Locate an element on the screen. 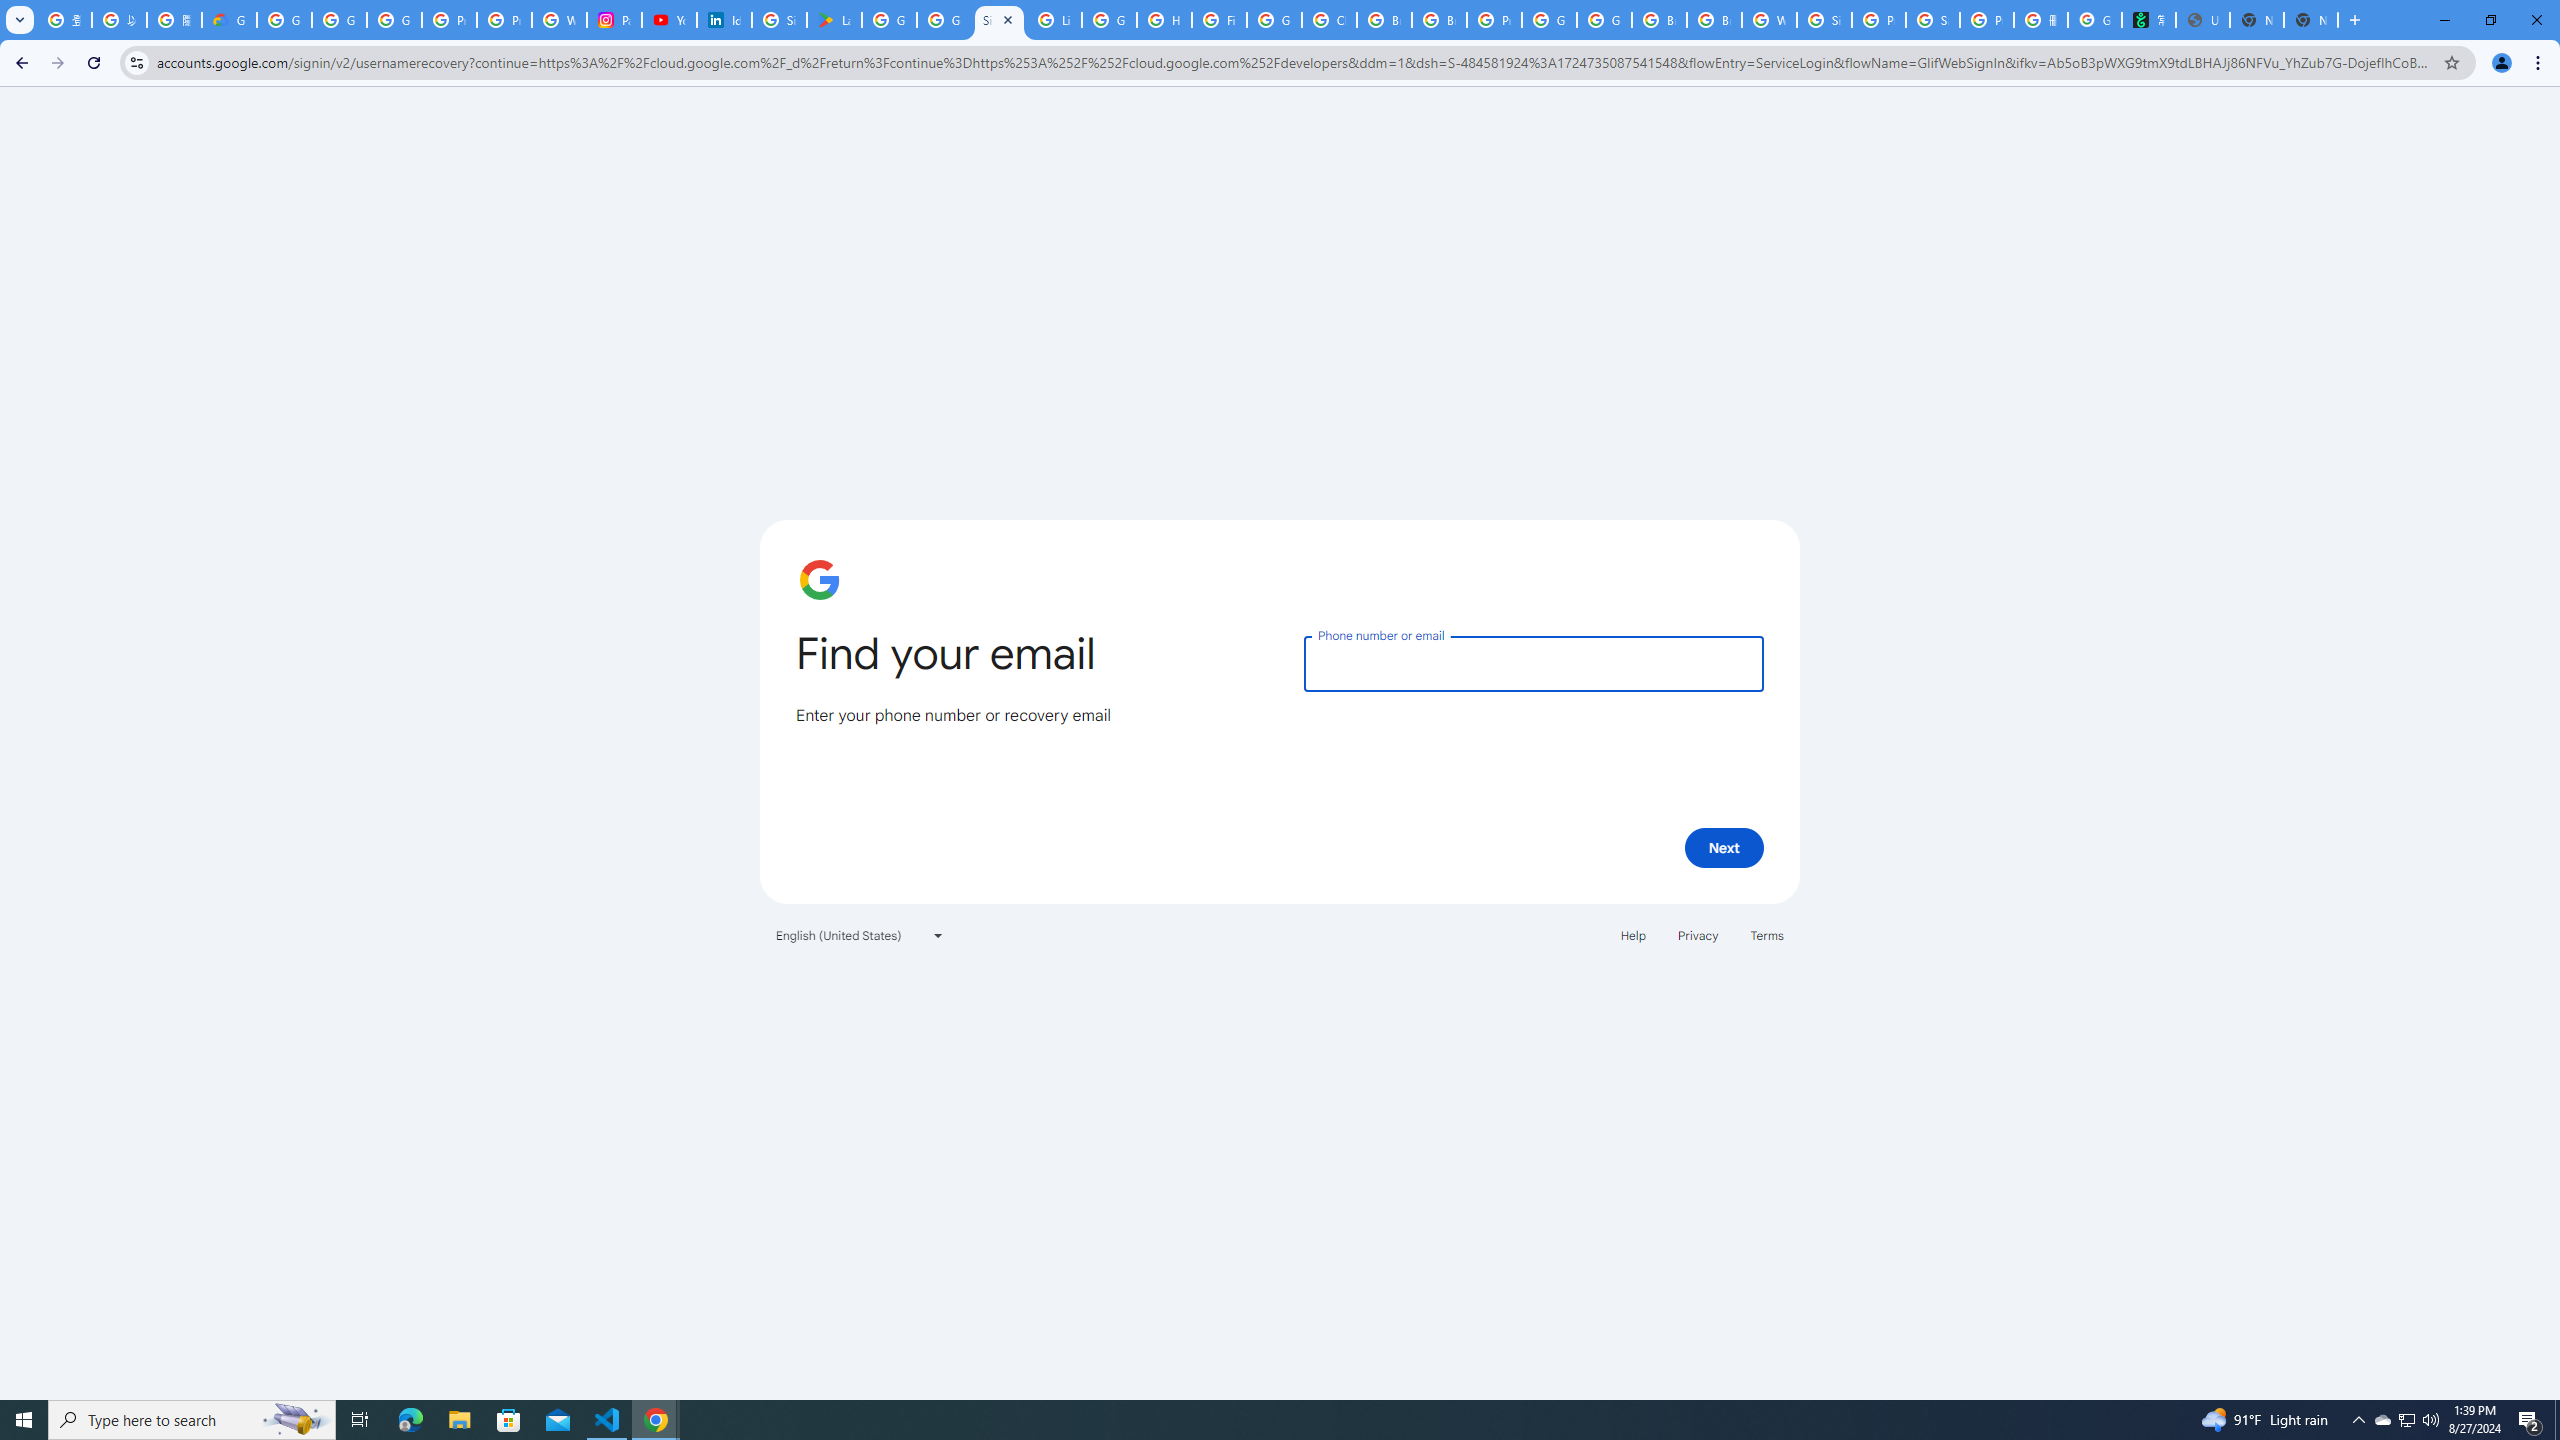 This screenshot has width=2560, height=1440. 'YouTube Culture & Trends - On The Rise: Handcam Videos' is located at coordinates (668, 19).